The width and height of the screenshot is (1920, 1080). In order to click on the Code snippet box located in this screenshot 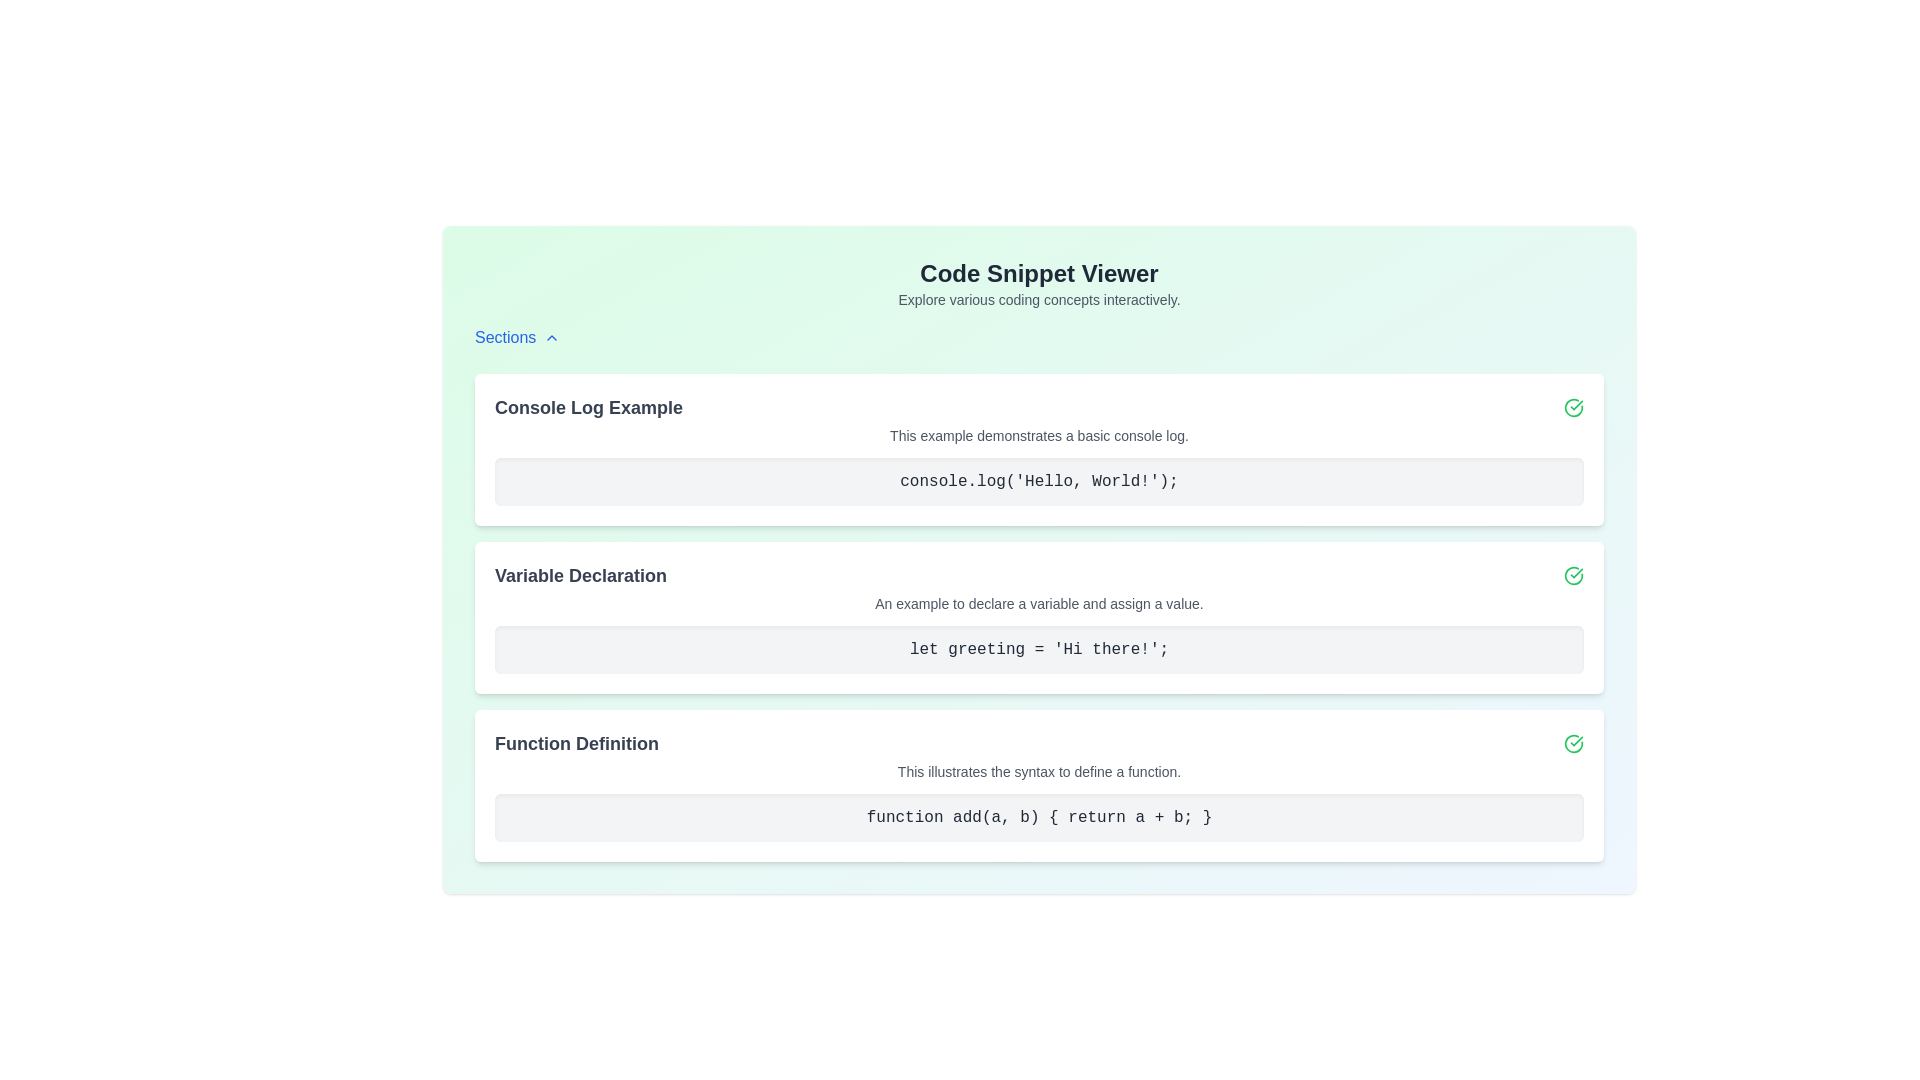, I will do `click(1039, 817)`.